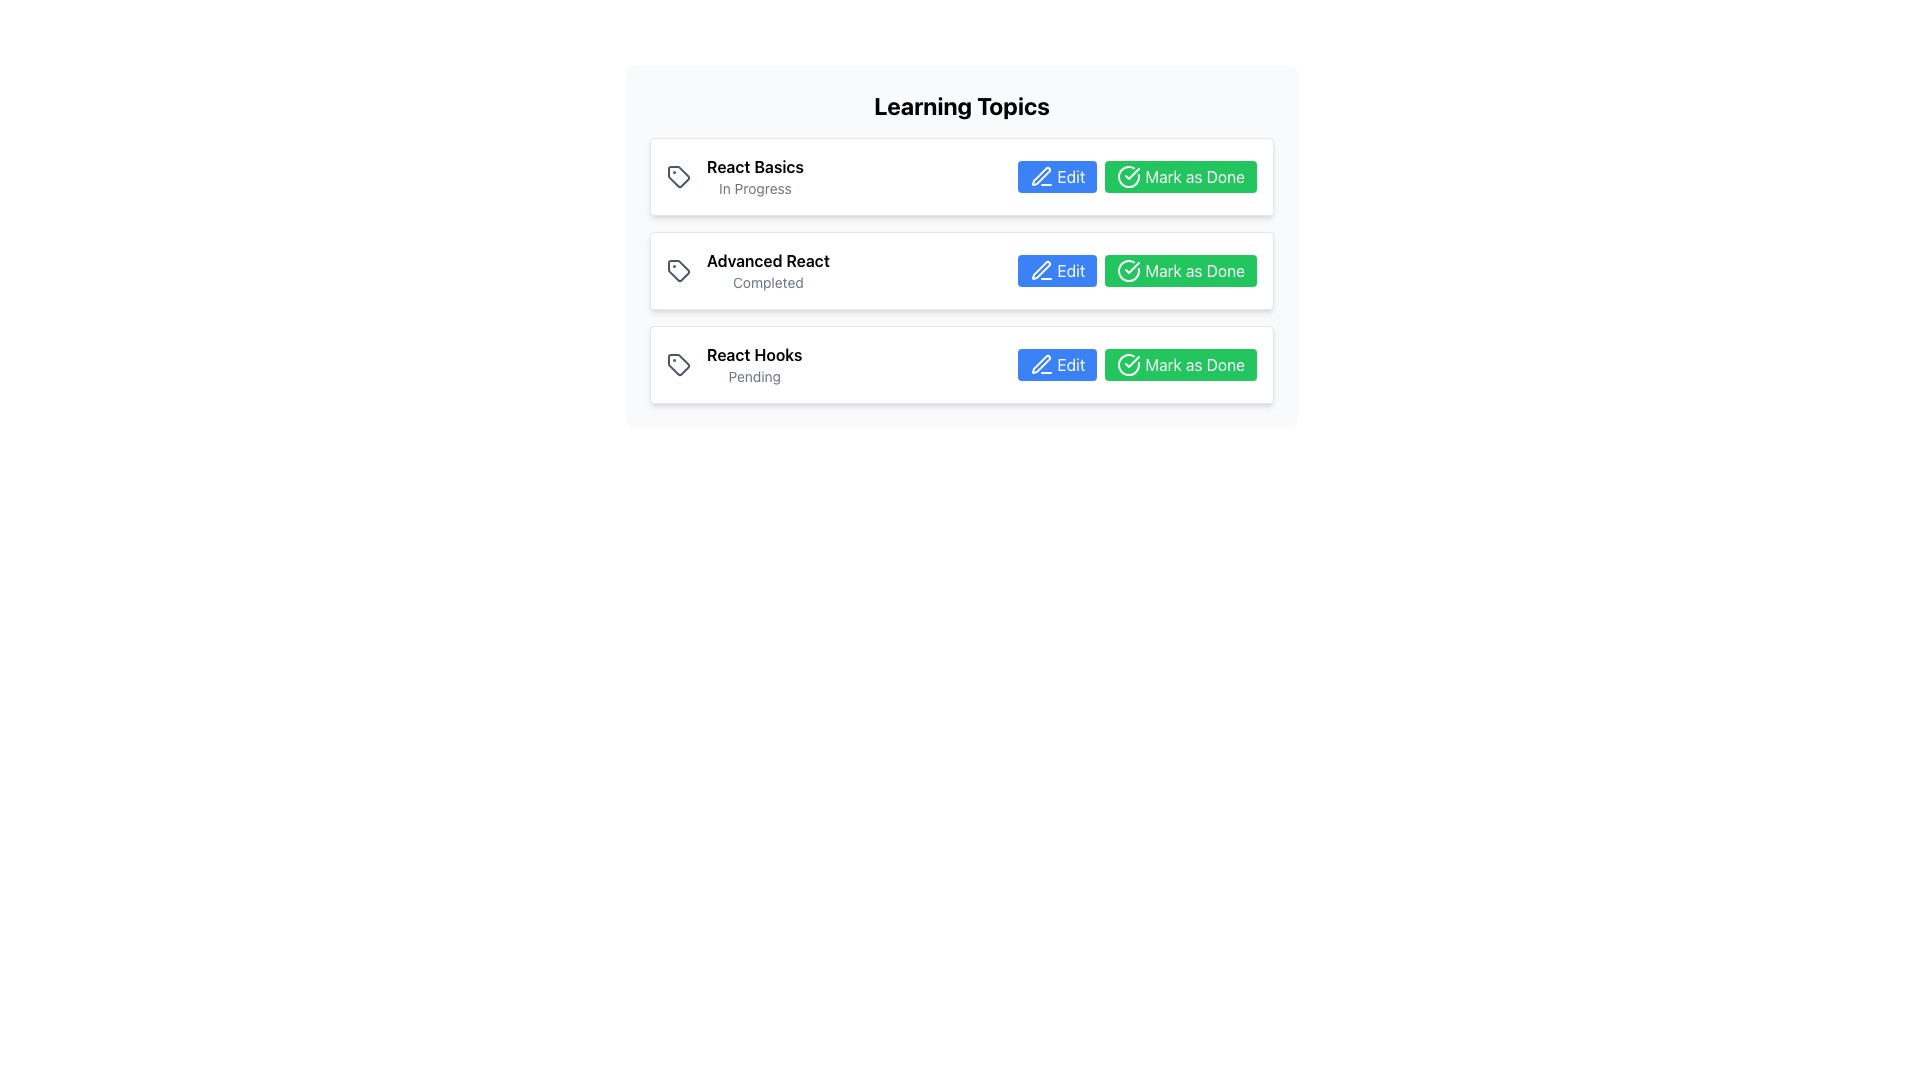 The height and width of the screenshot is (1080, 1920). I want to click on the 'In Progress' text label, which is a smaller gray text positioned beneath the 'React Basics' label in the learning topics section, so click(754, 189).